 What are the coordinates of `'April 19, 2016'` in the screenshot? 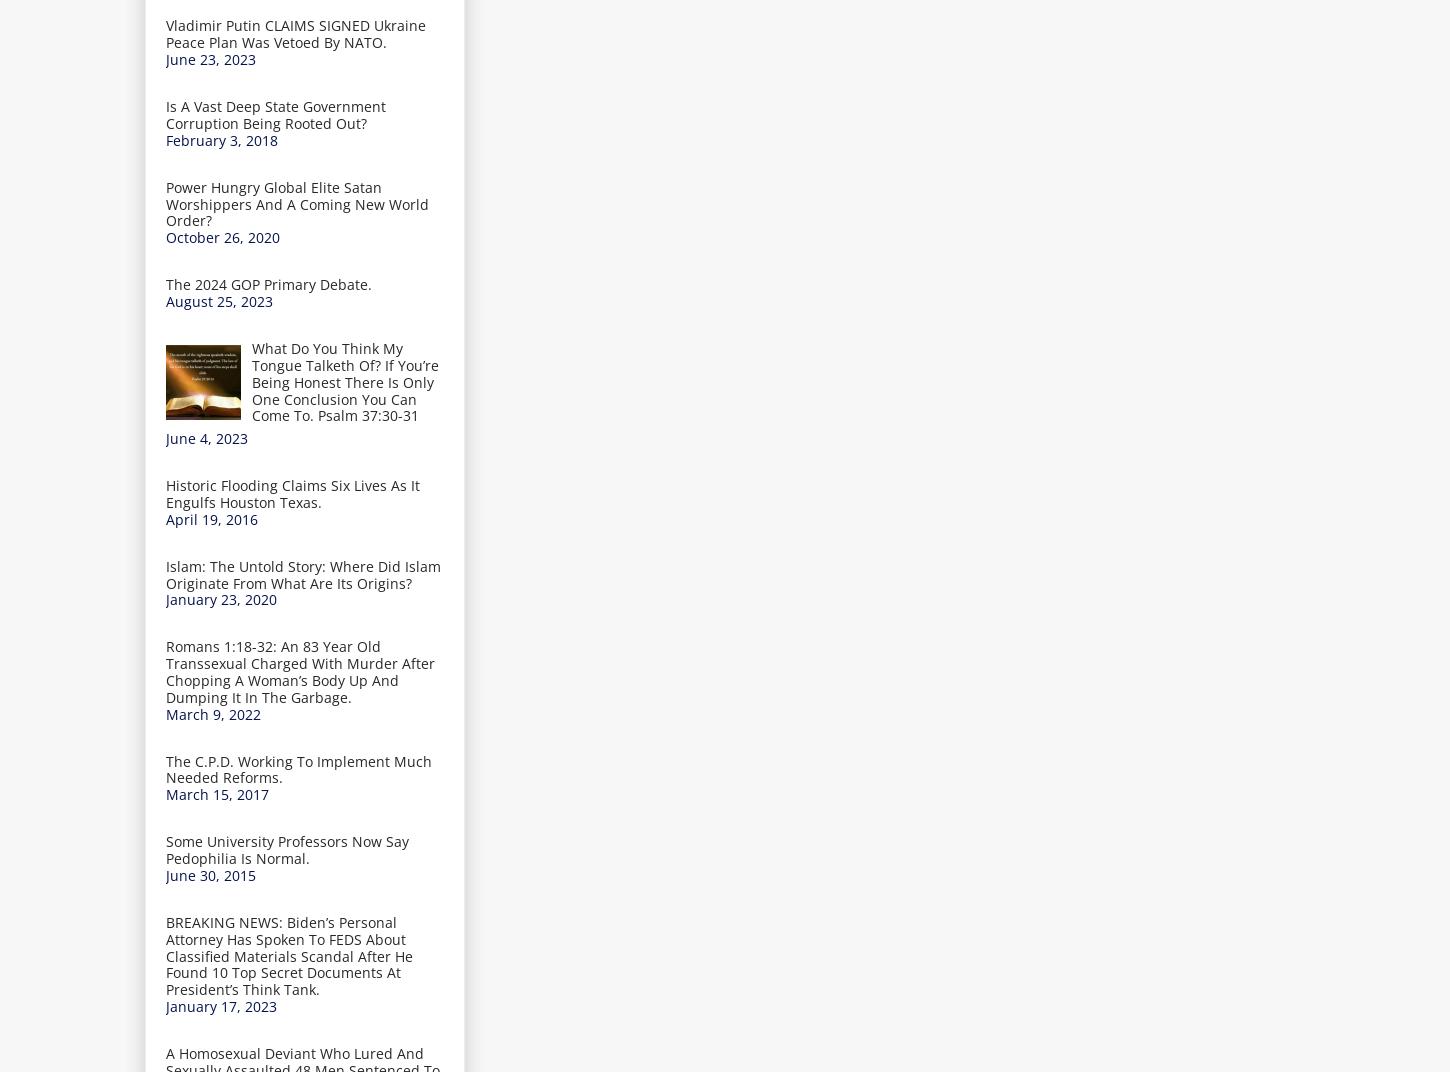 It's located at (165, 518).